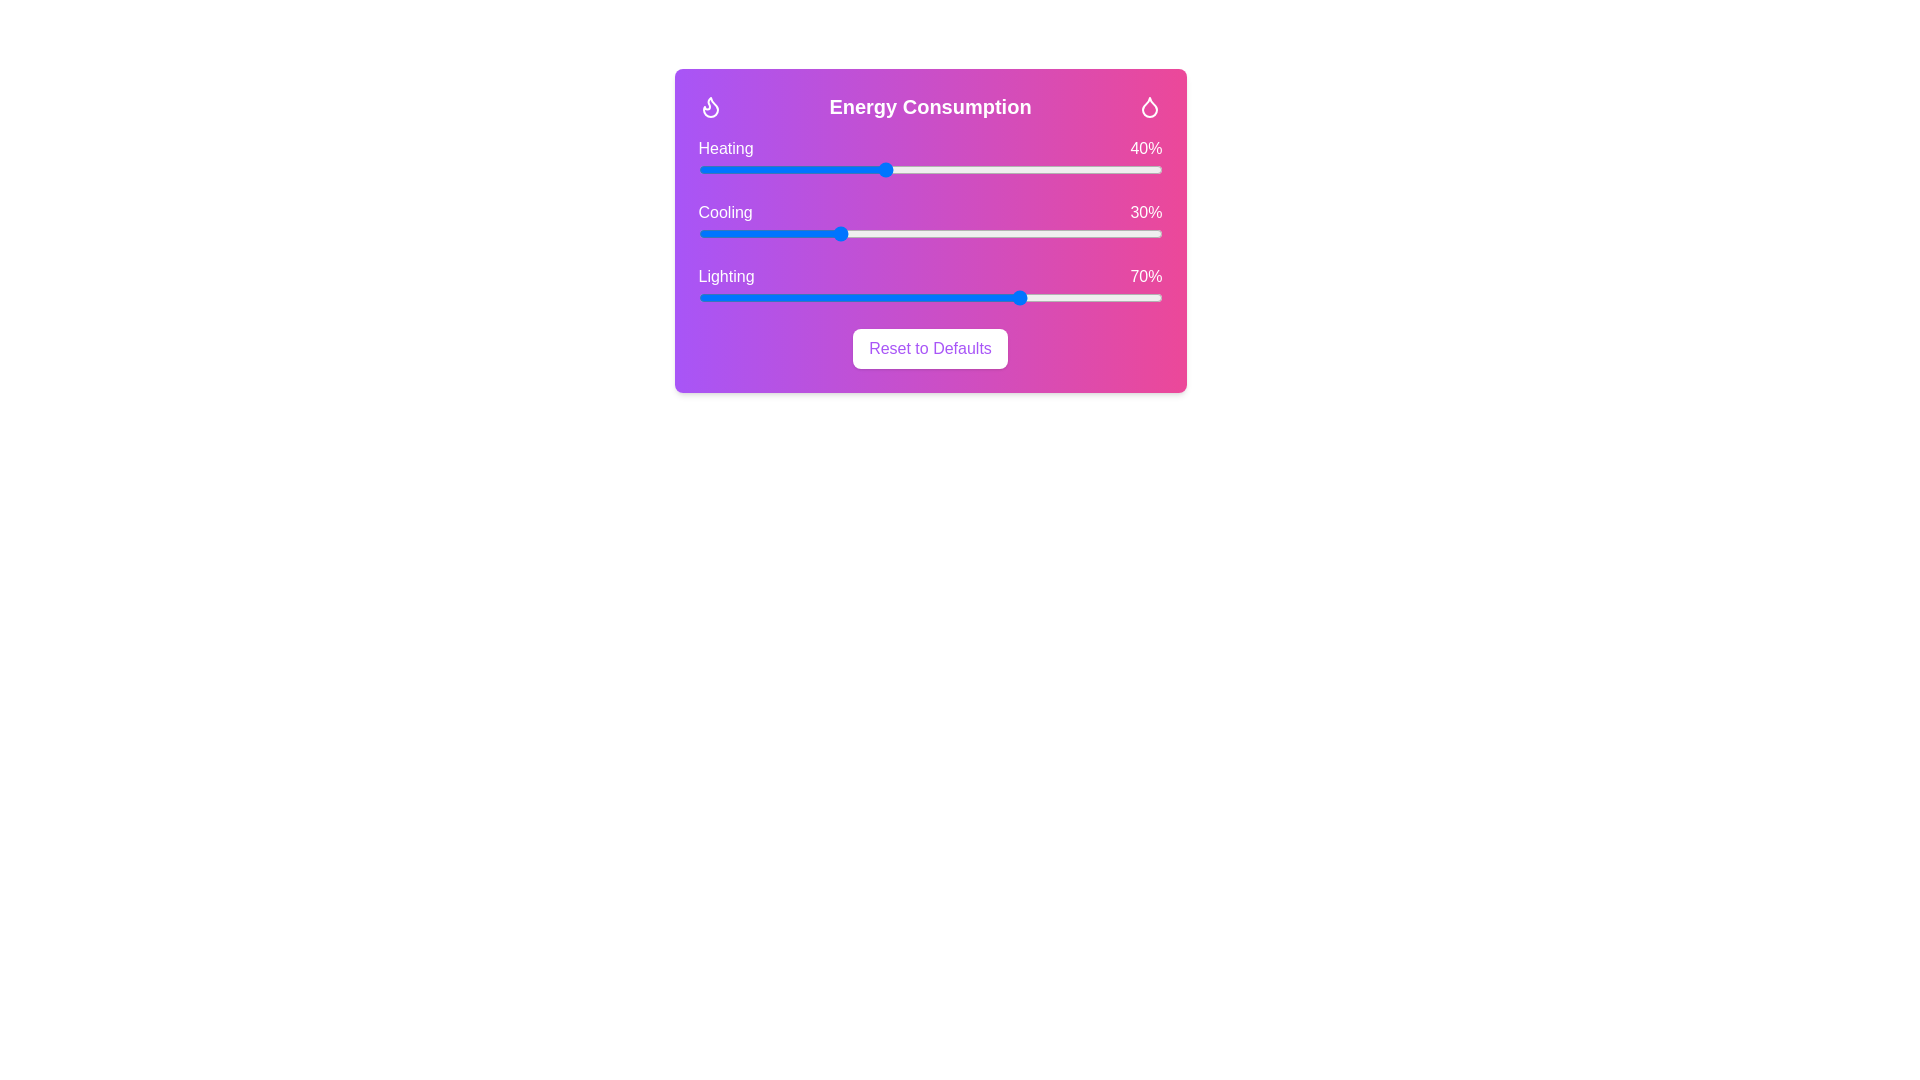  What do you see at coordinates (1134, 297) in the screenshot?
I see `the 'Lighting' slider to set its value to 94` at bounding box center [1134, 297].